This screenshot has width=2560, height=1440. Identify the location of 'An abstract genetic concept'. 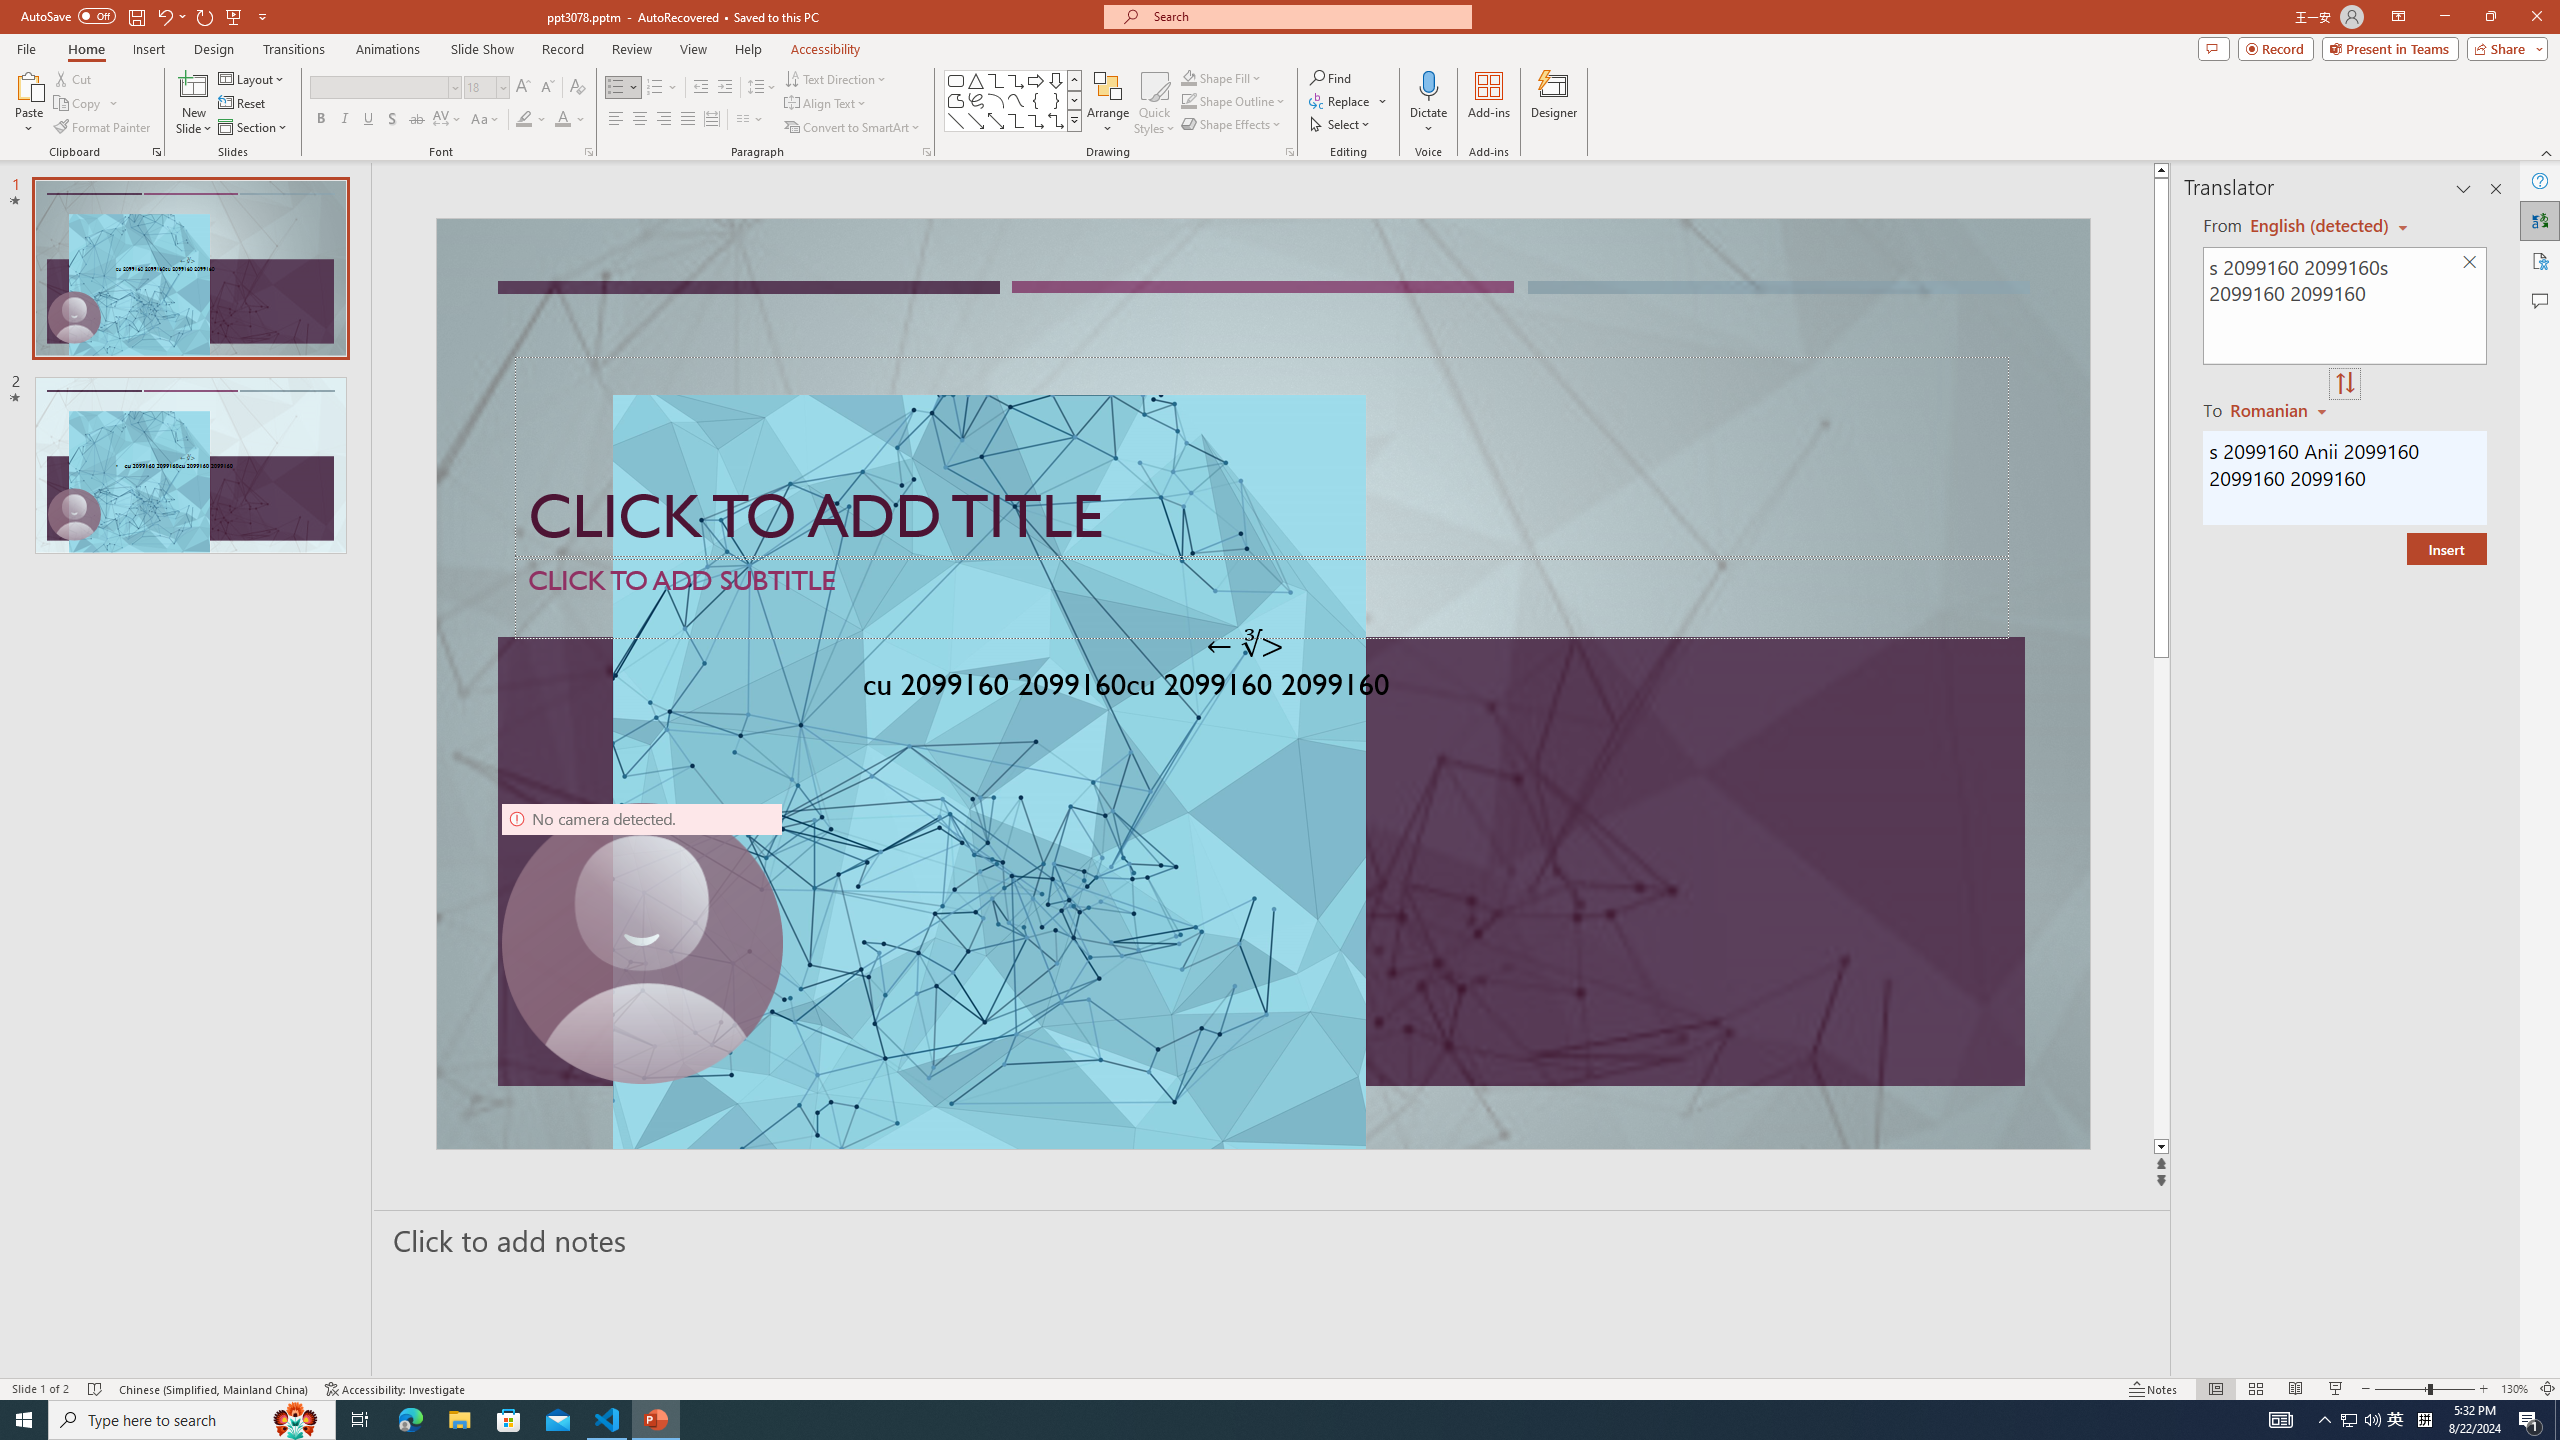
(1263, 683).